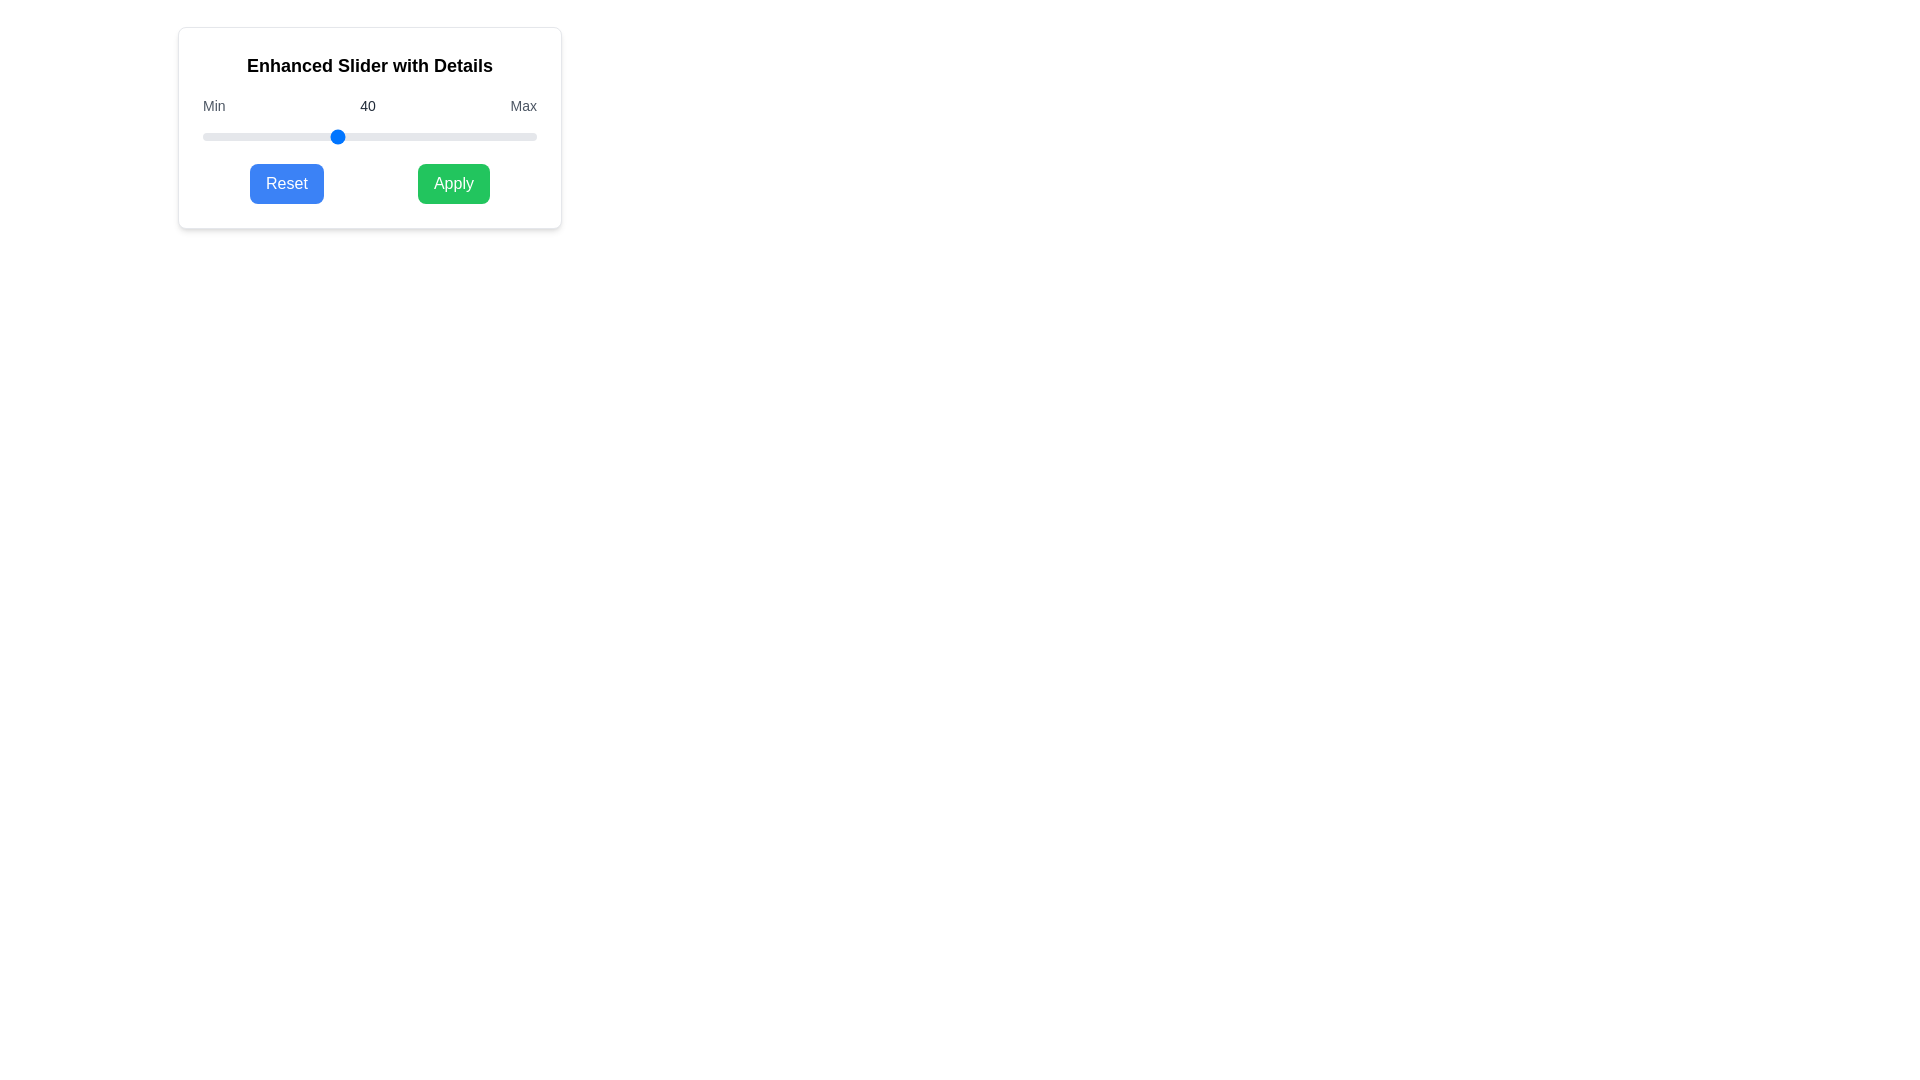 This screenshot has height=1080, width=1920. What do you see at coordinates (212, 136) in the screenshot?
I see `the slider` at bounding box center [212, 136].